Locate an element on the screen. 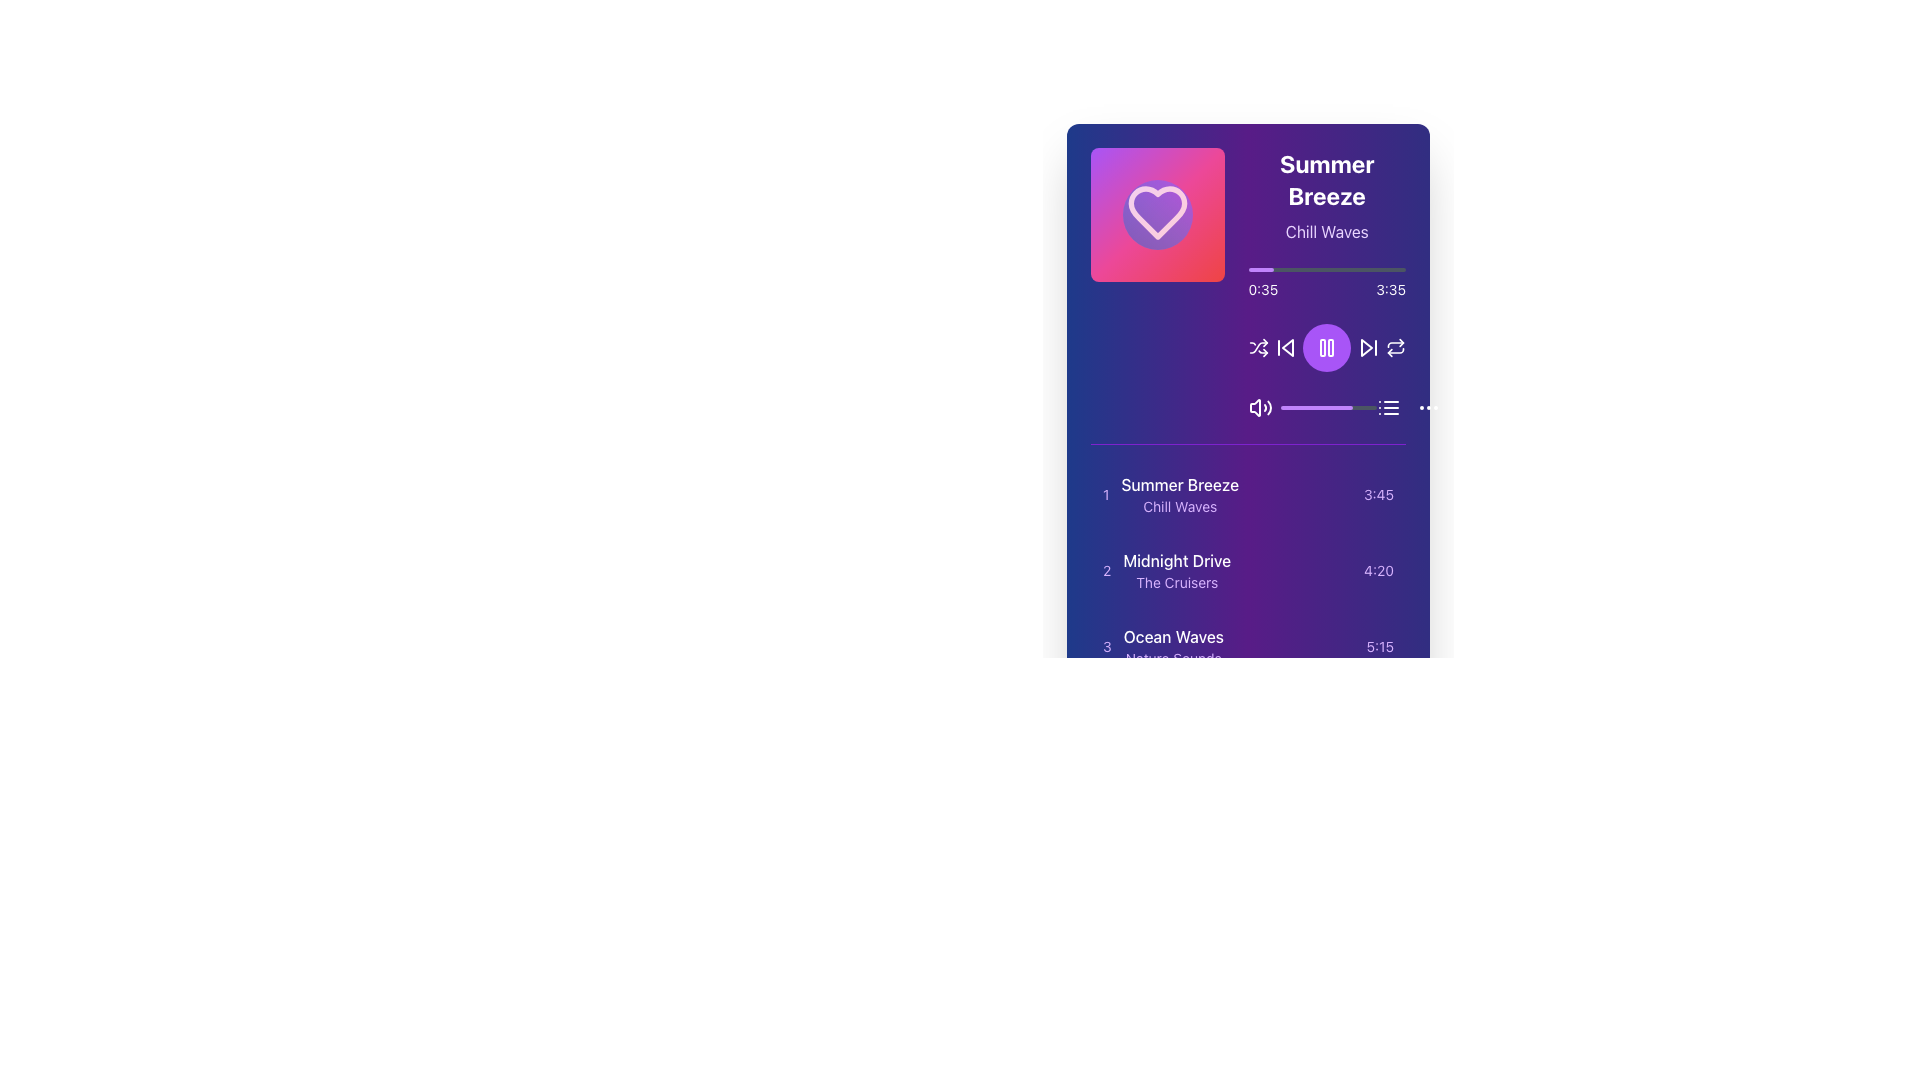 The width and height of the screenshot is (1920, 1080). the text label displaying the duration of the song 'Midnight Drive', positioned to the far right of the entry is located at coordinates (1378, 570).